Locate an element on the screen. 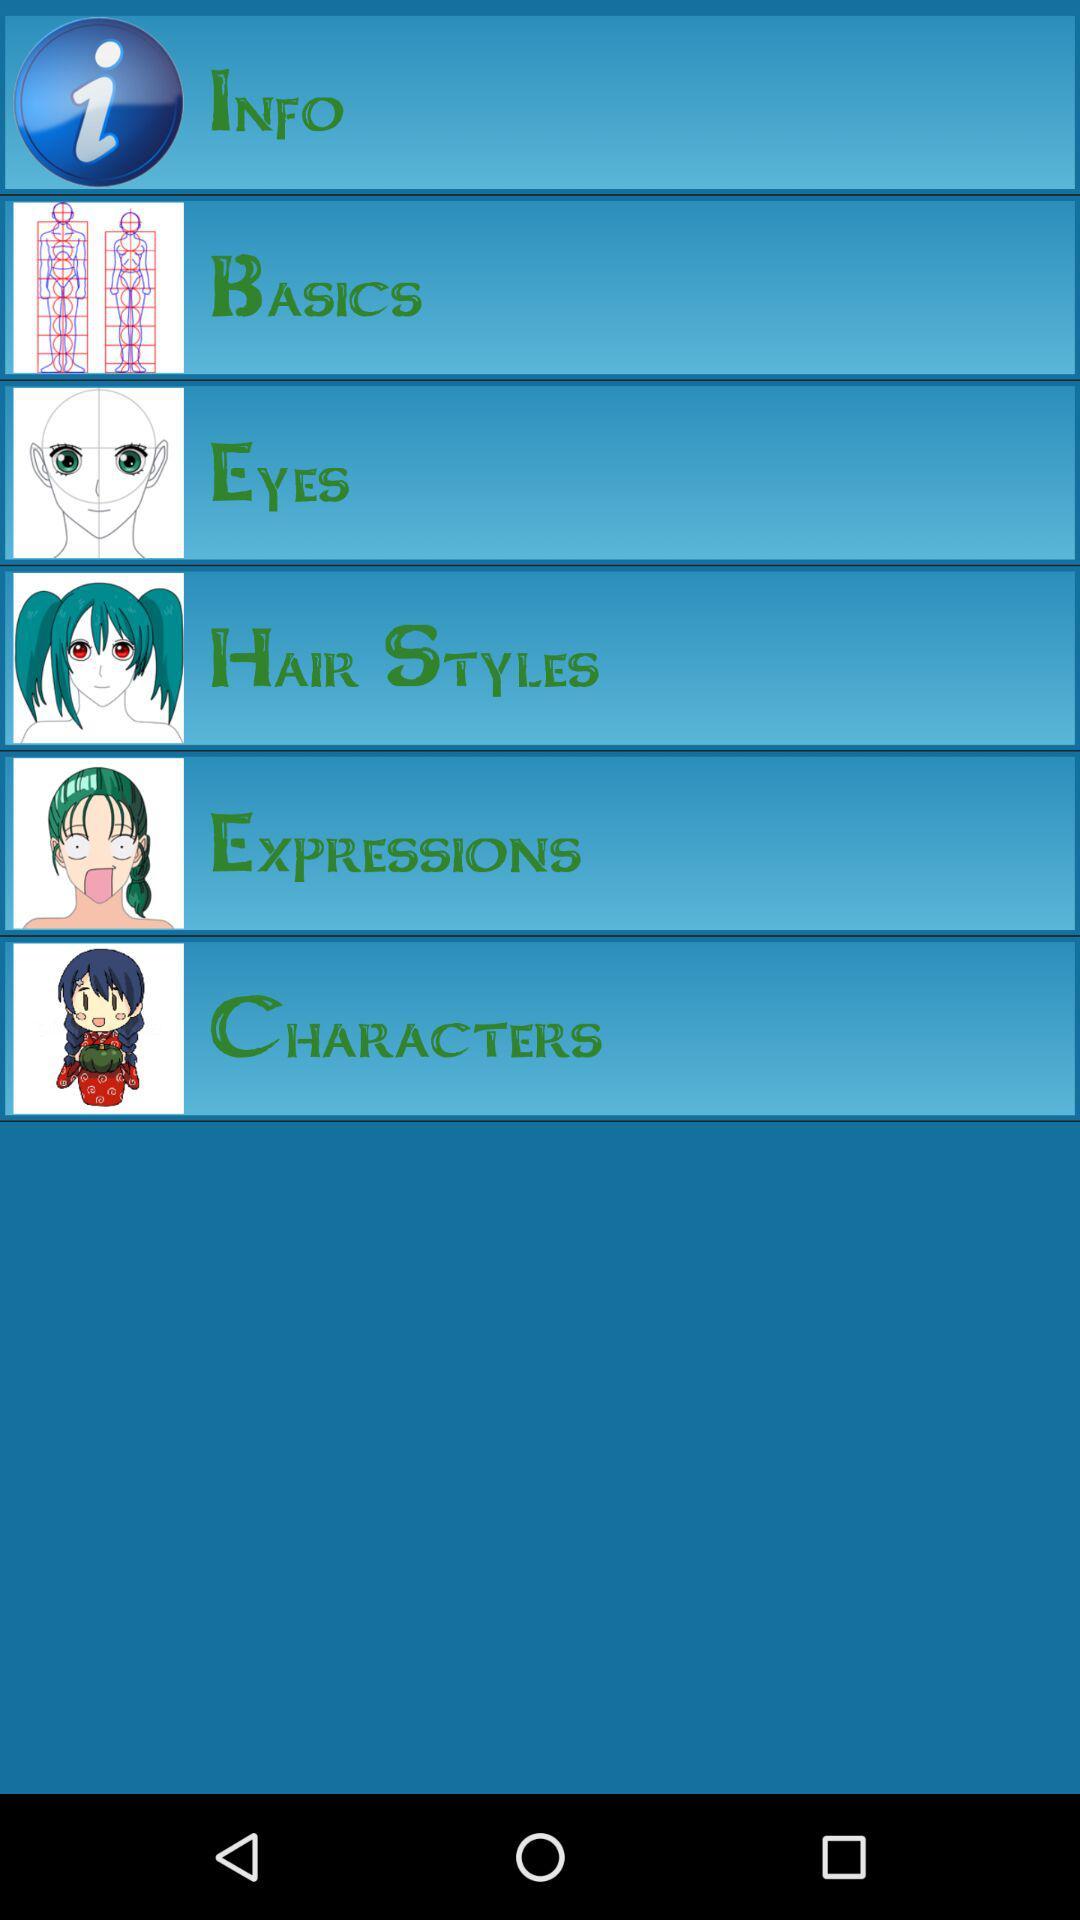  the characters app is located at coordinates (393, 1028).